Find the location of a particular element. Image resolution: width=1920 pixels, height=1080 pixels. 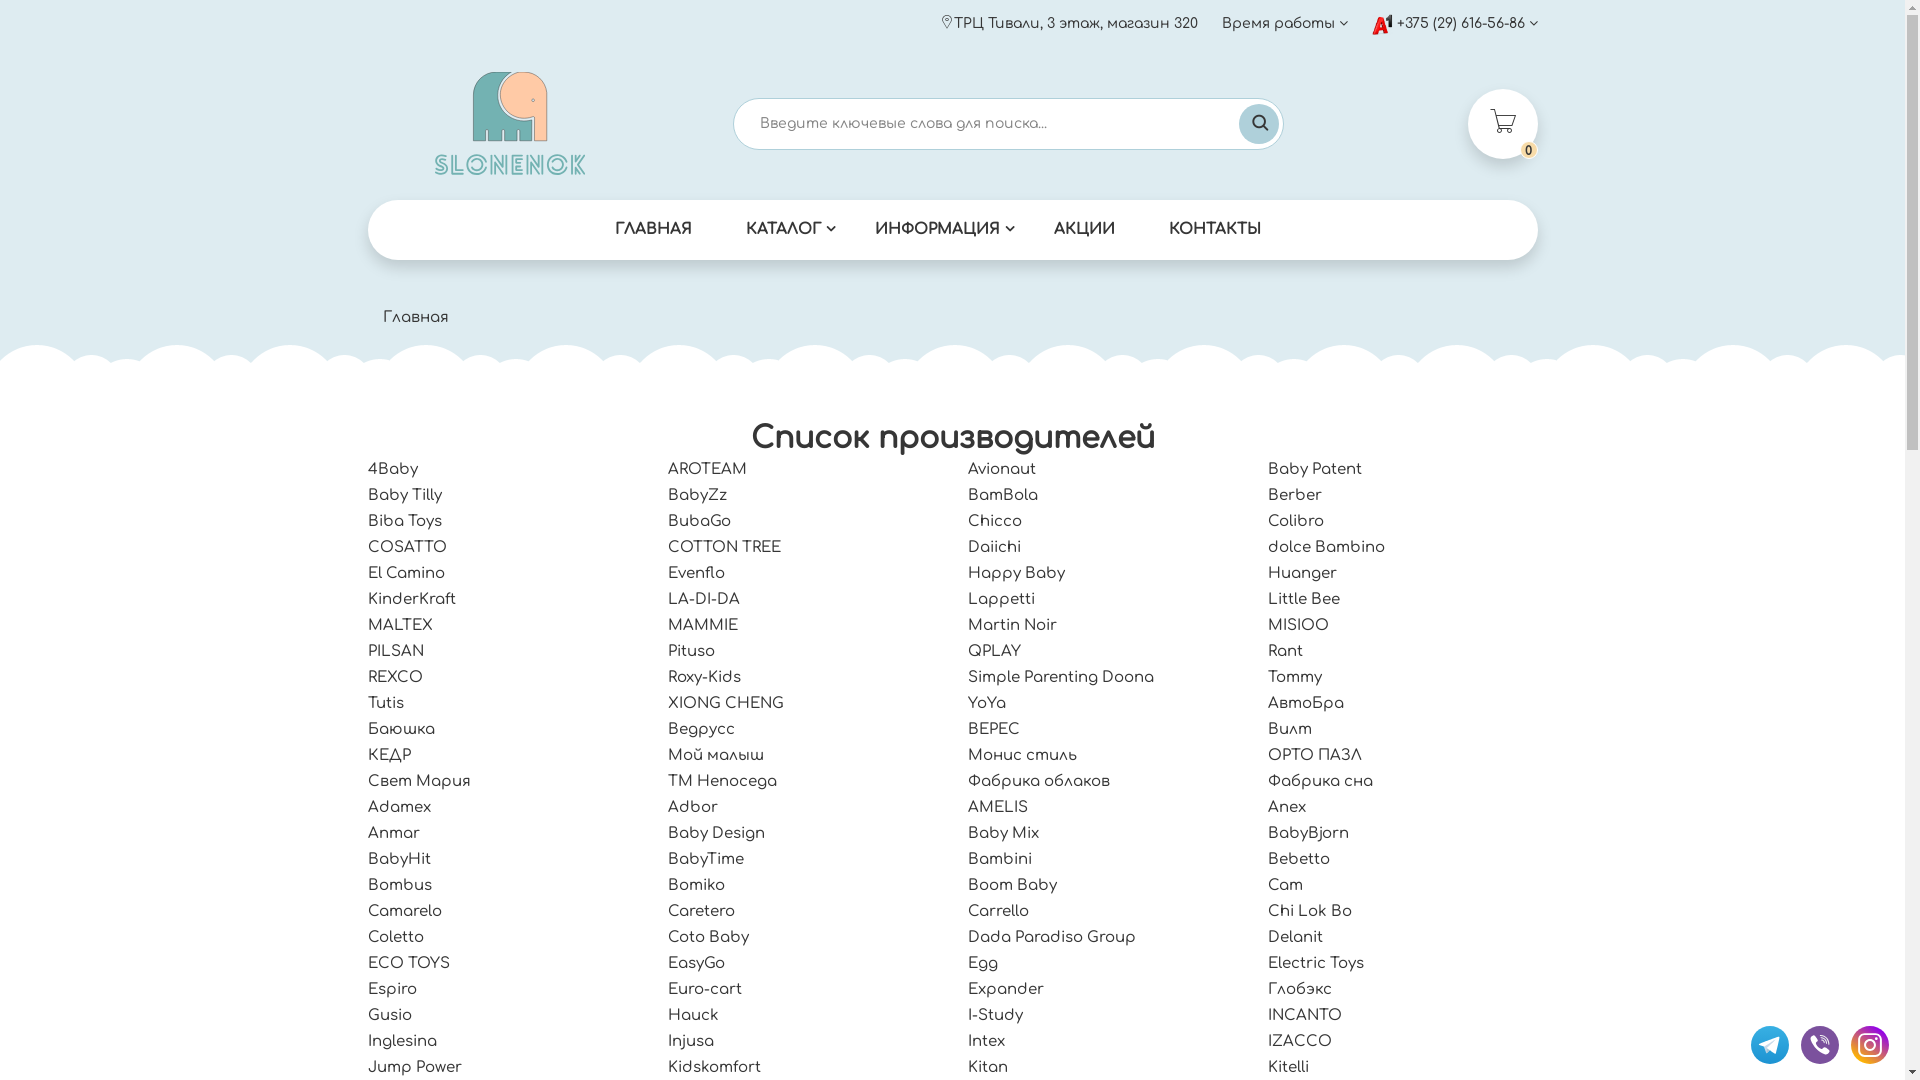

'BabyBjorn' is located at coordinates (1308, 833).